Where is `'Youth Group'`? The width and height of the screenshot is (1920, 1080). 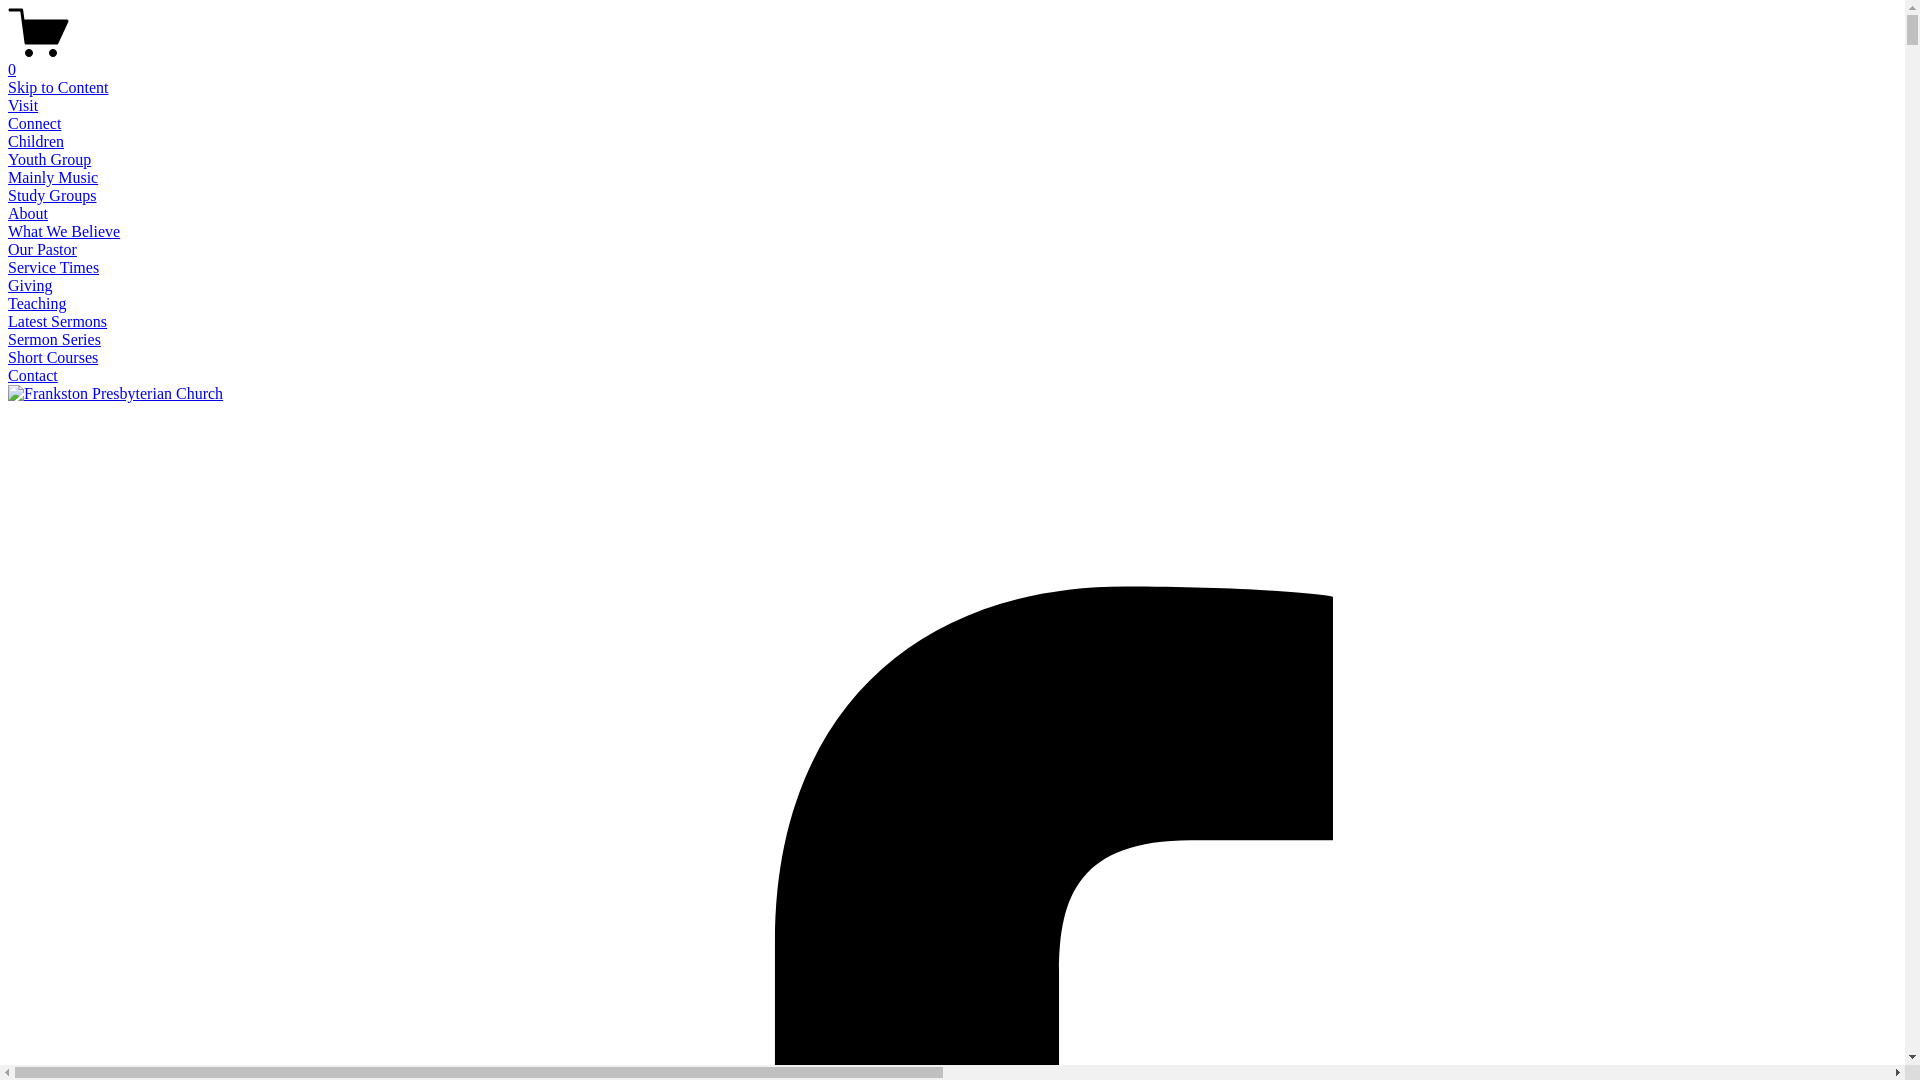 'Youth Group' is located at coordinates (49, 158).